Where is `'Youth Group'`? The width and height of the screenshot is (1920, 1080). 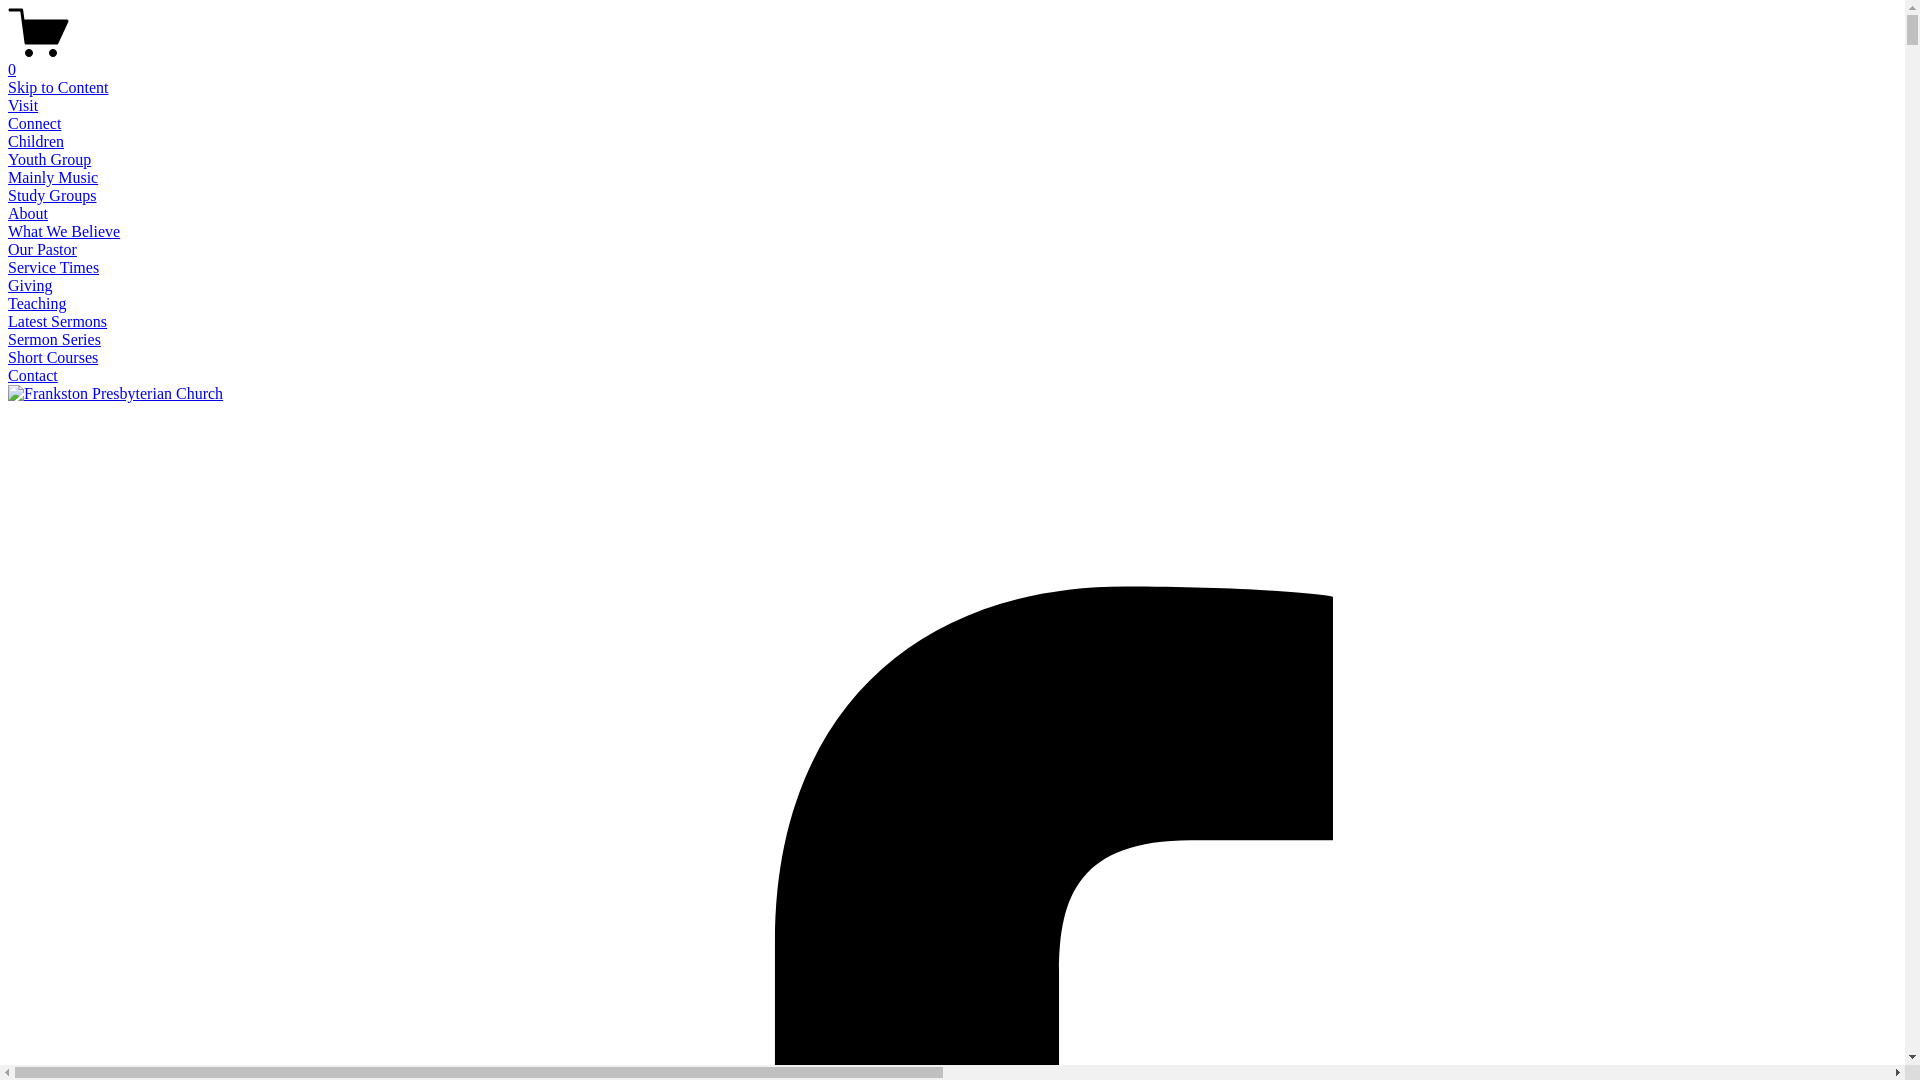 'Youth Group' is located at coordinates (49, 158).